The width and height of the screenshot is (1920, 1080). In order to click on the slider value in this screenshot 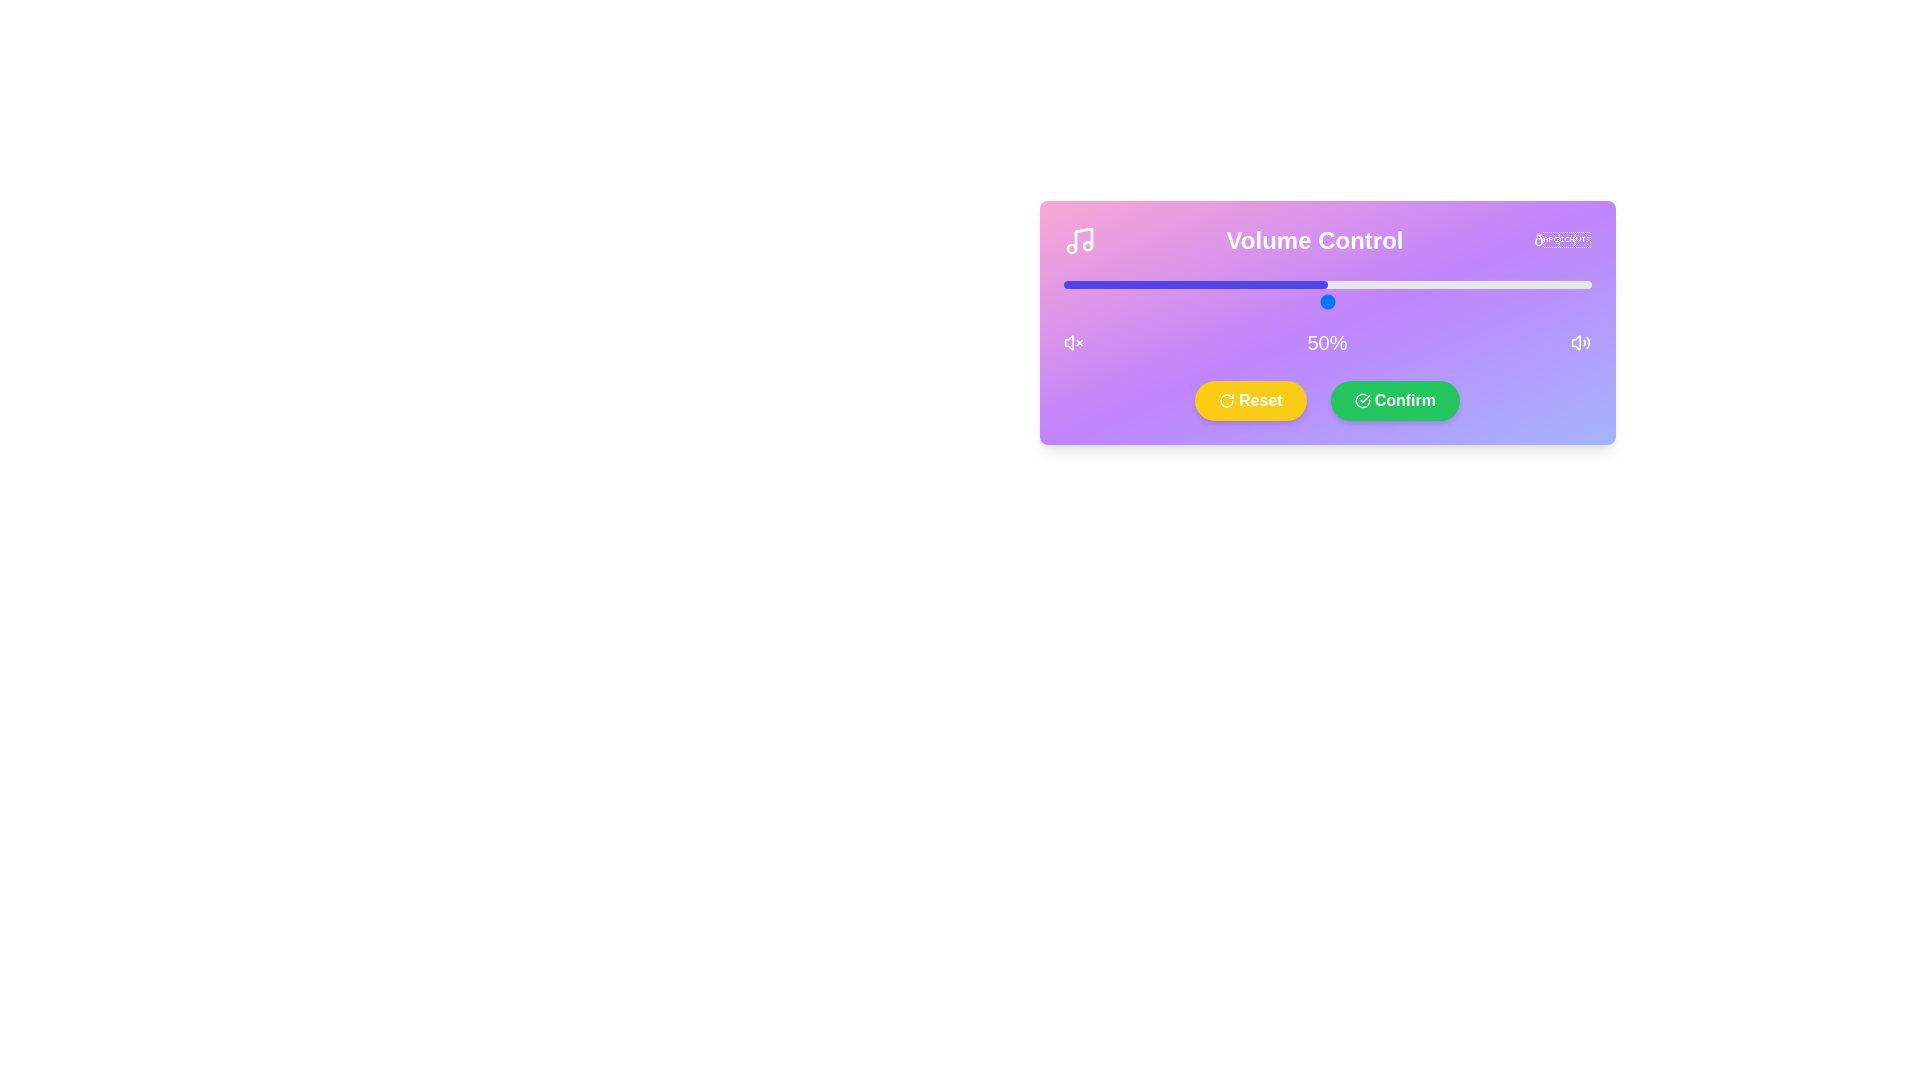, I will do `click(1521, 285)`.